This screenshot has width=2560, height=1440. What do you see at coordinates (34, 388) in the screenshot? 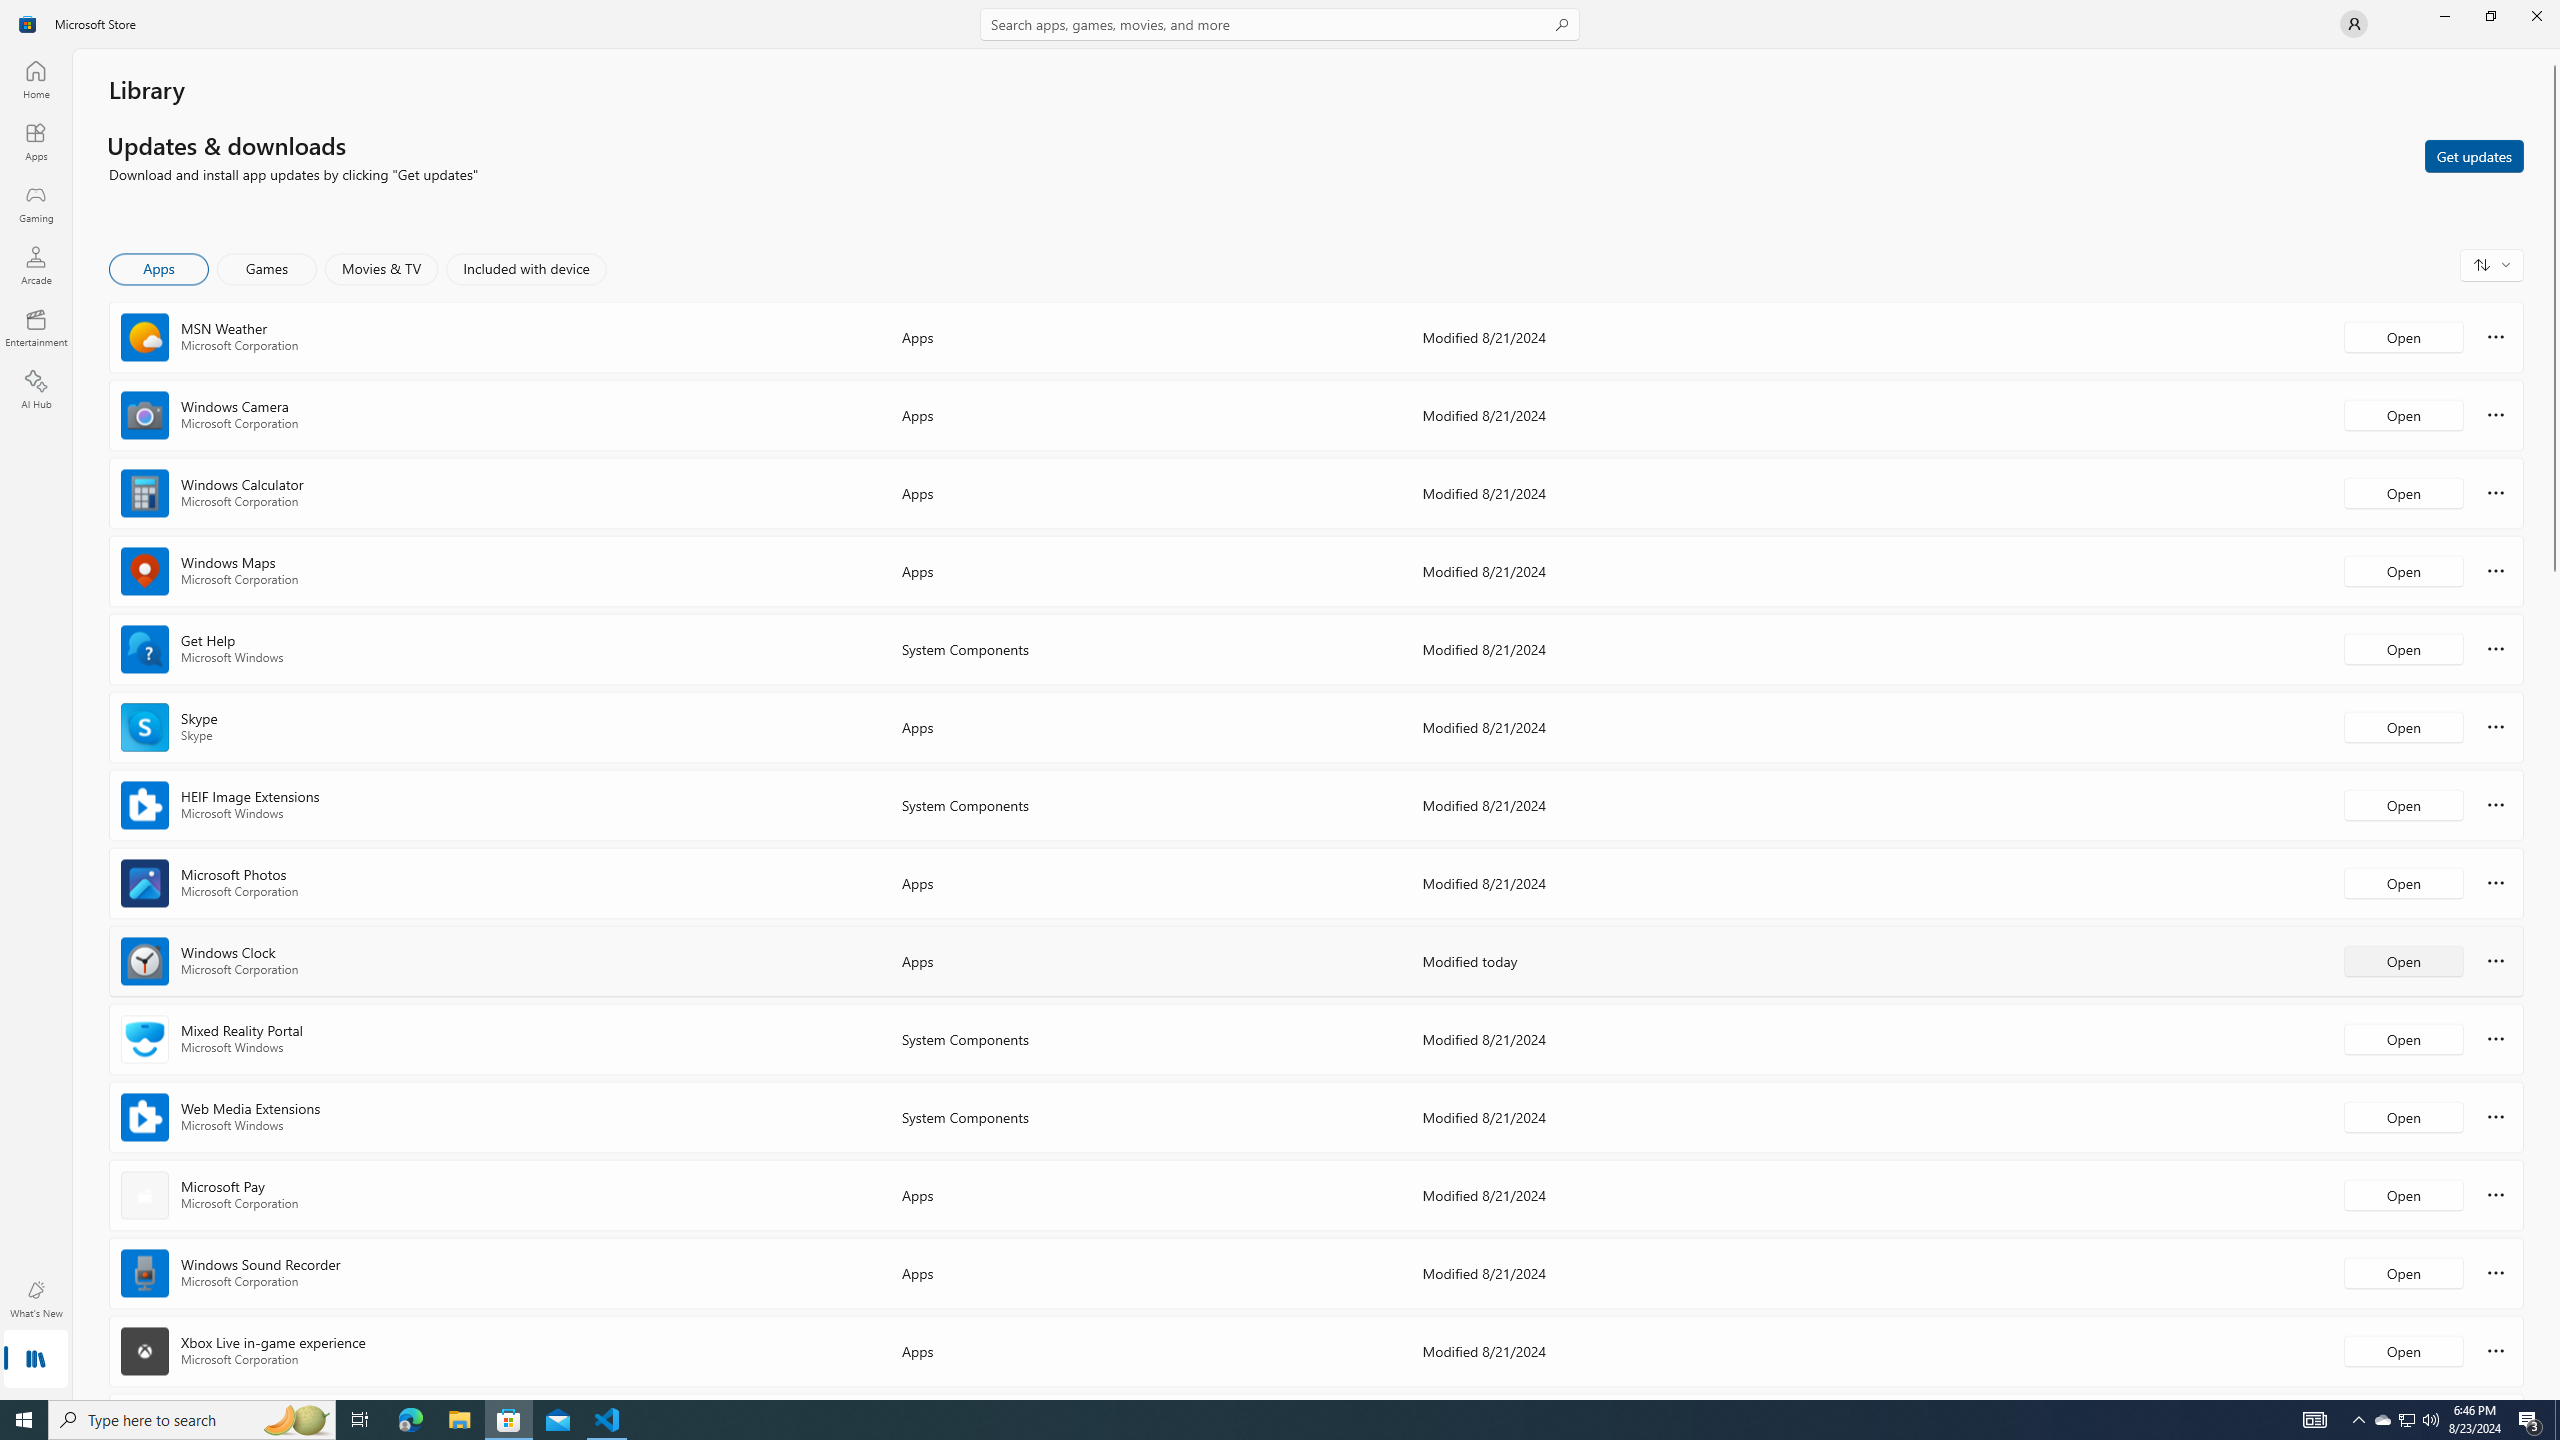
I see `'AI Hub'` at bounding box center [34, 388].